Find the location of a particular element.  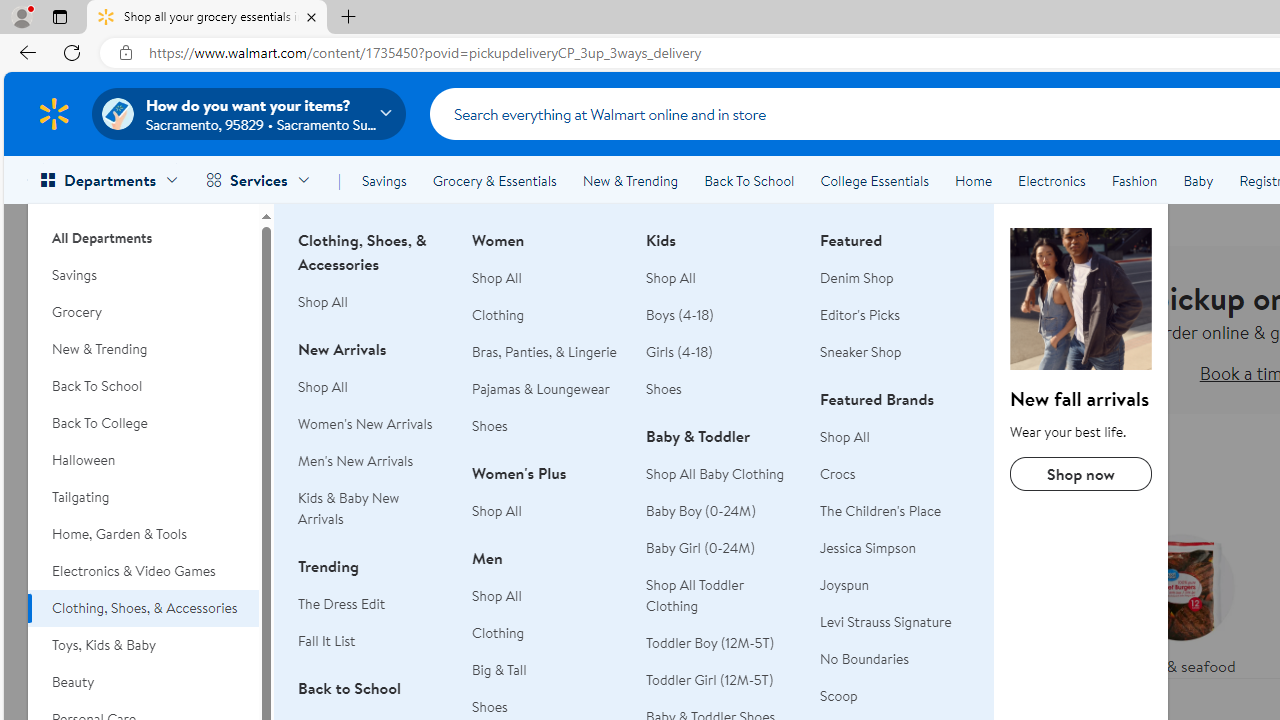

'Women' is located at coordinates (547, 502).